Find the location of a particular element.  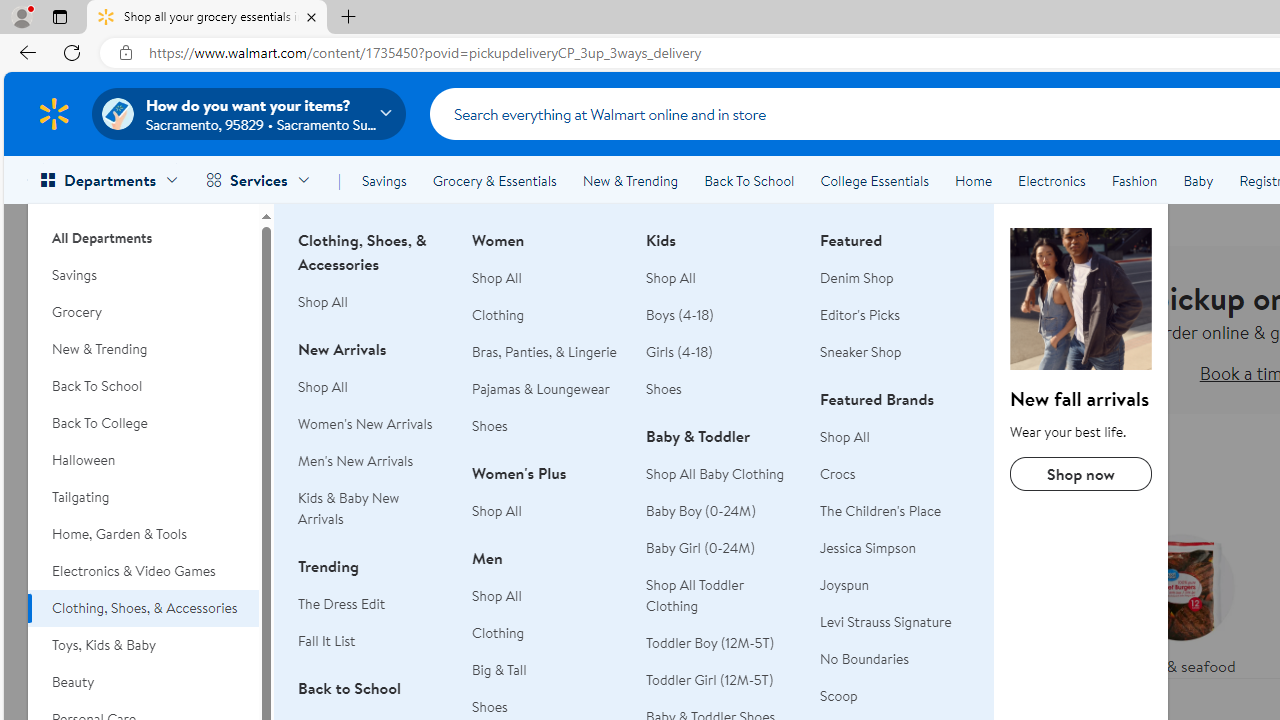

'Women' is located at coordinates (547, 502).